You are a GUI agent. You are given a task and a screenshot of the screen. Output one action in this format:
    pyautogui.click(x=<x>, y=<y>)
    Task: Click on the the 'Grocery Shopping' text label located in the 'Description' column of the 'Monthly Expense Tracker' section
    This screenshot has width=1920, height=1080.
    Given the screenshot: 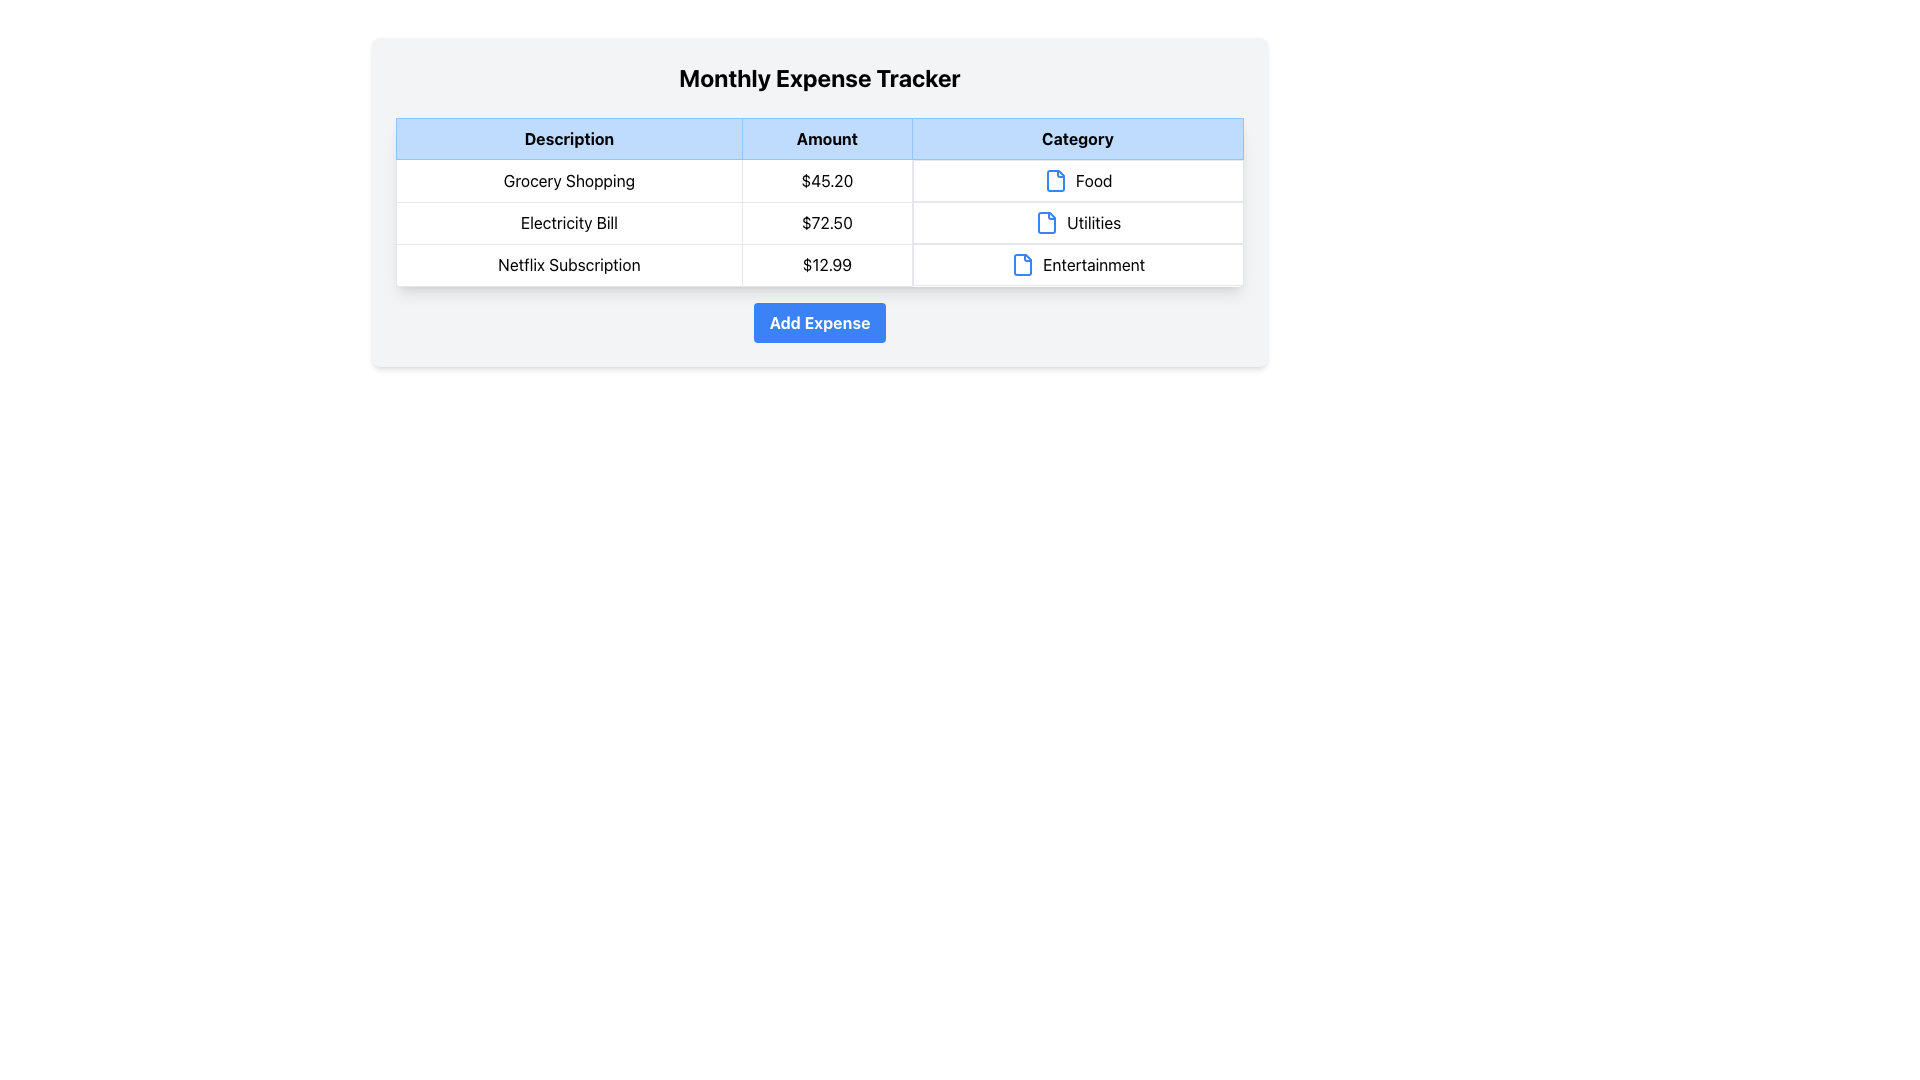 What is the action you would take?
    pyautogui.click(x=568, y=180)
    